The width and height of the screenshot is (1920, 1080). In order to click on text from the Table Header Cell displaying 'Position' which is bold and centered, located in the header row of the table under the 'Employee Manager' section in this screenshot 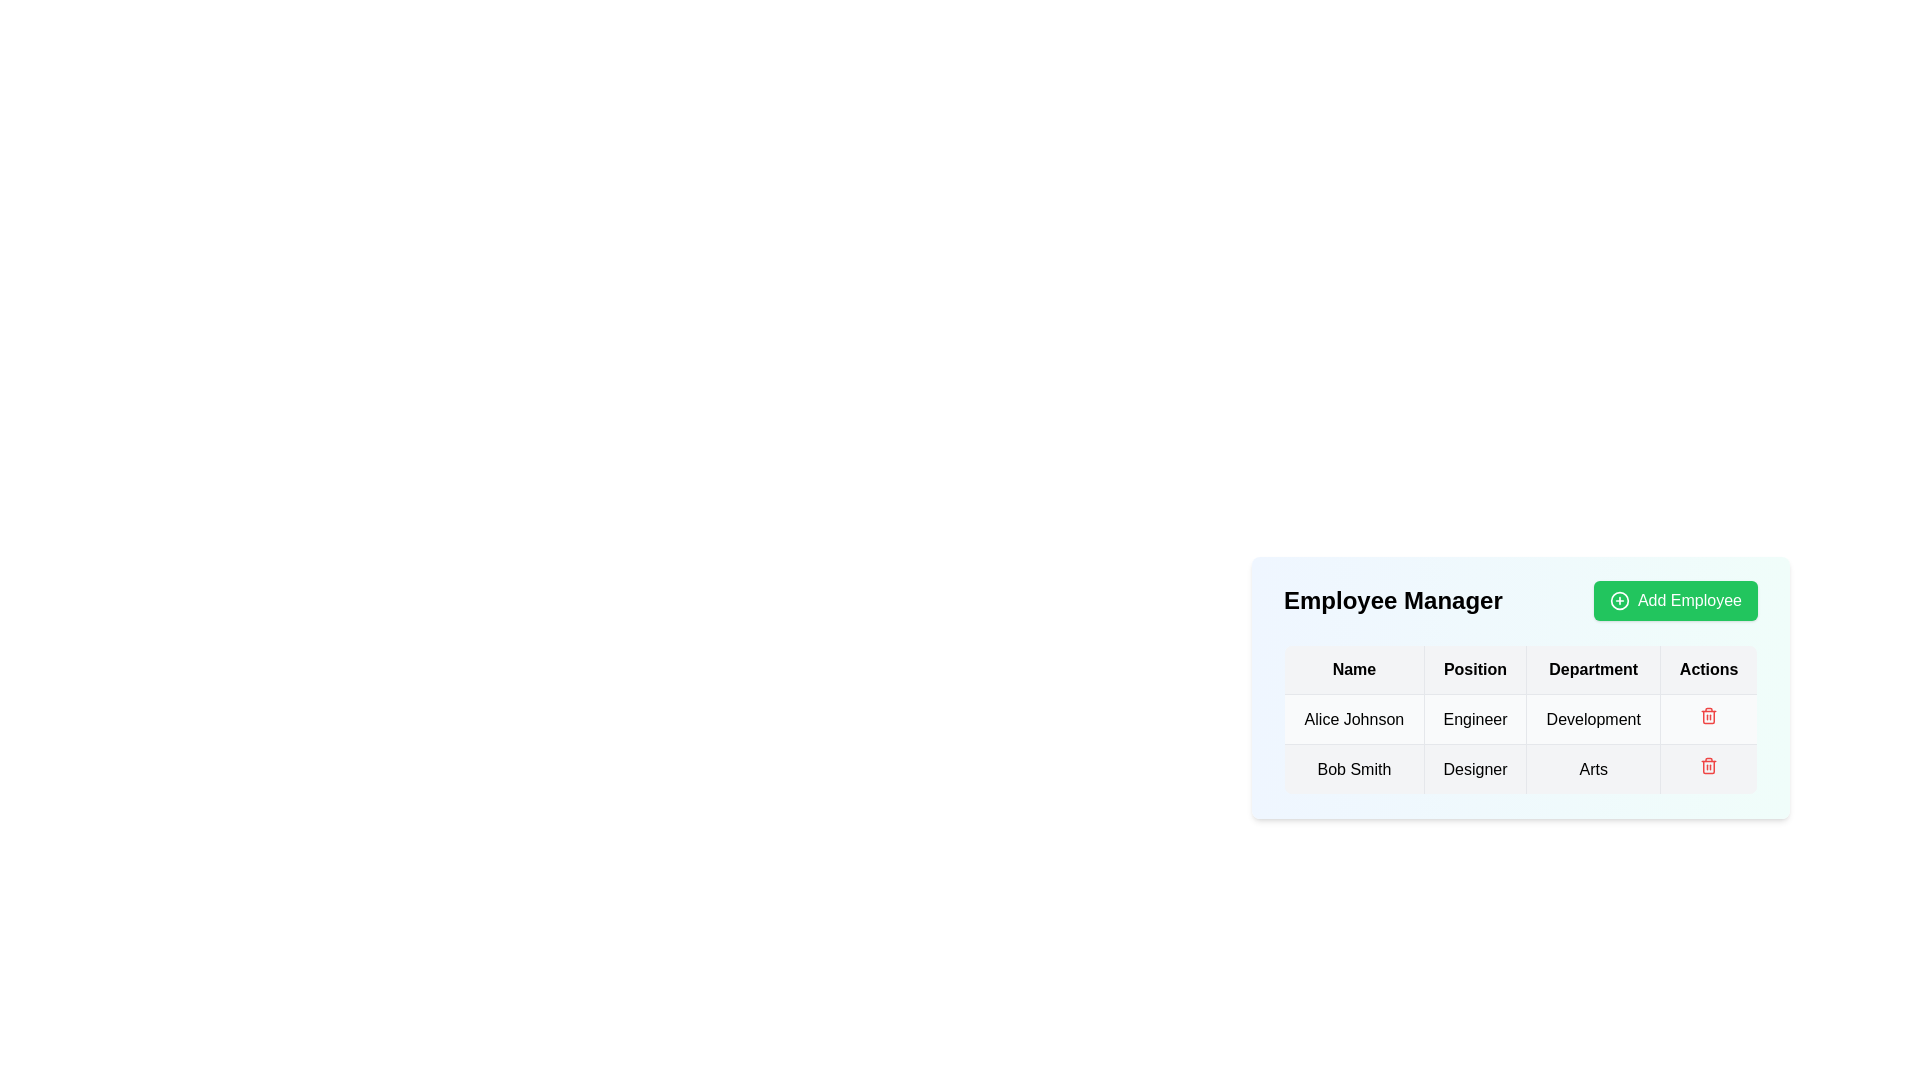, I will do `click(1475, 670)`.